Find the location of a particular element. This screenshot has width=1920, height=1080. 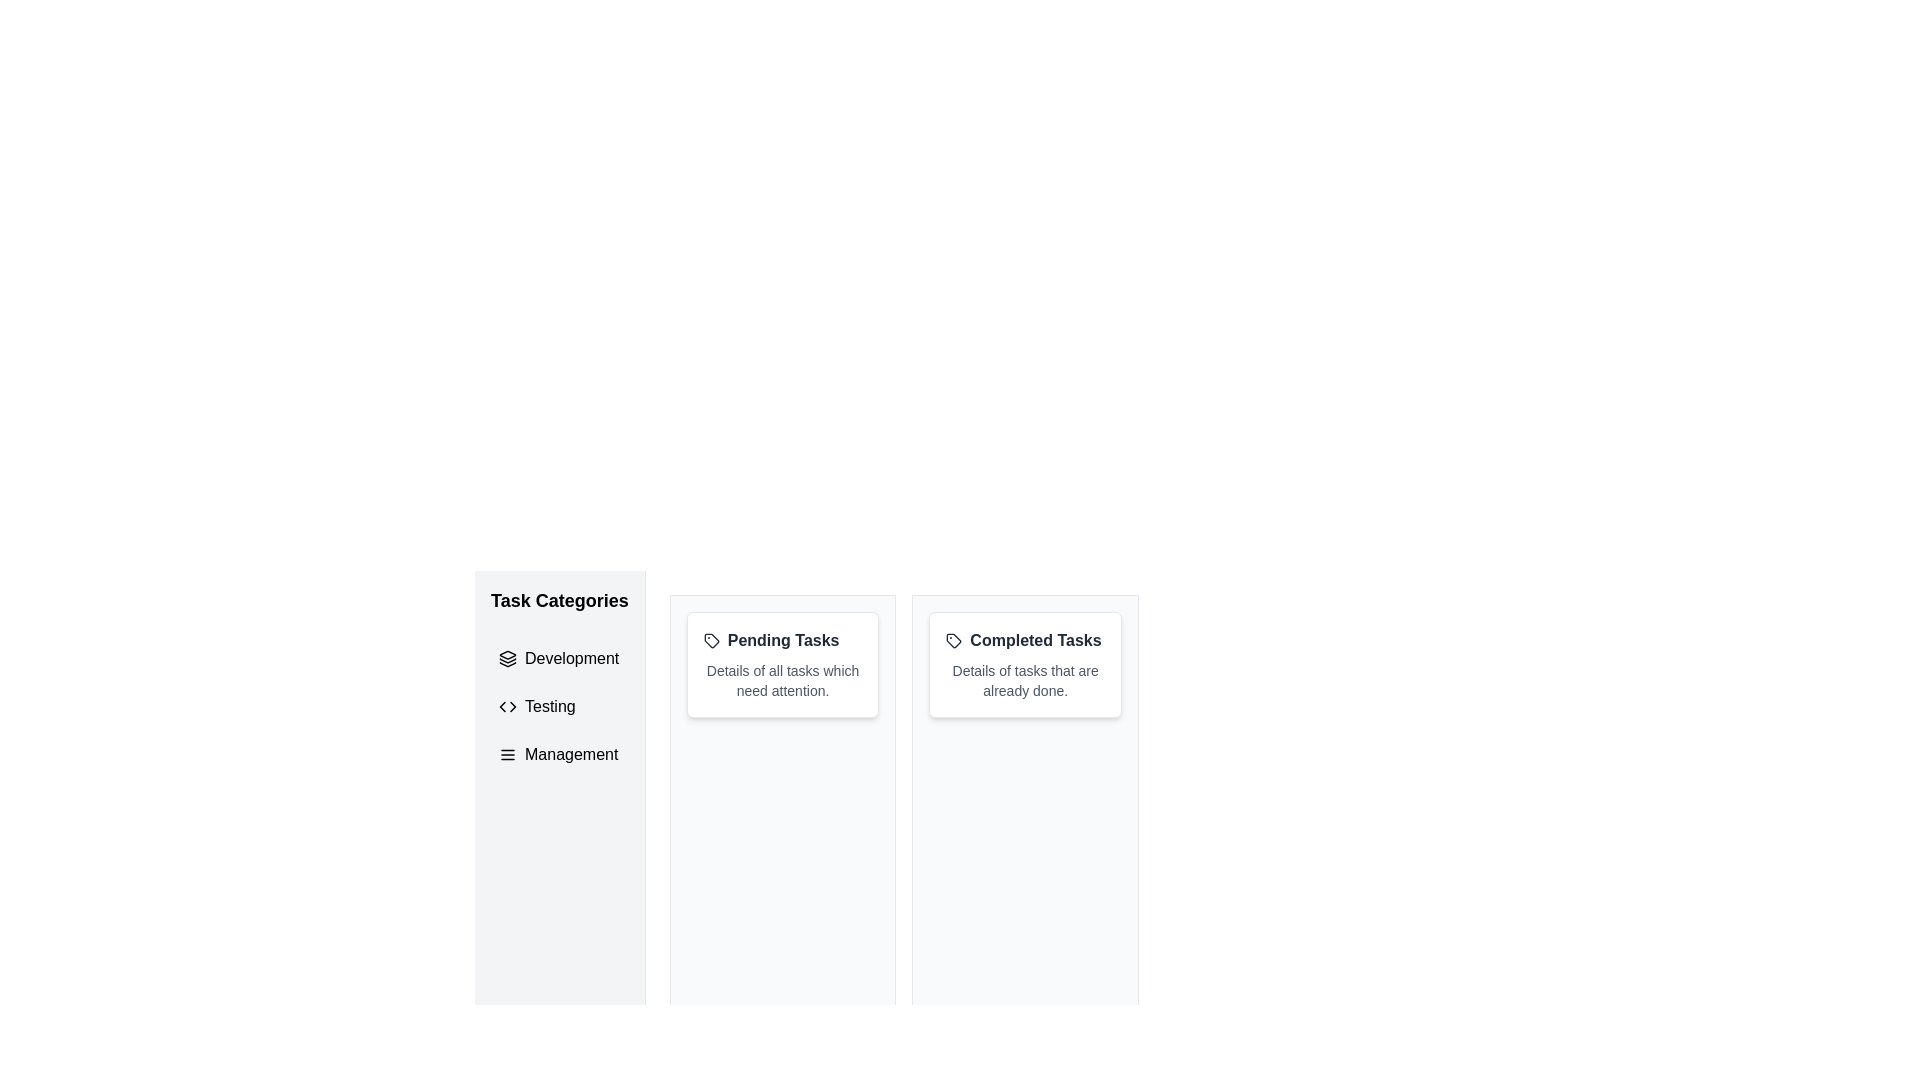

the small code symbol icon located to the left of the text label 'Testing' in the vertical list of categories in the sidebar is located at coordinates (508, 705).